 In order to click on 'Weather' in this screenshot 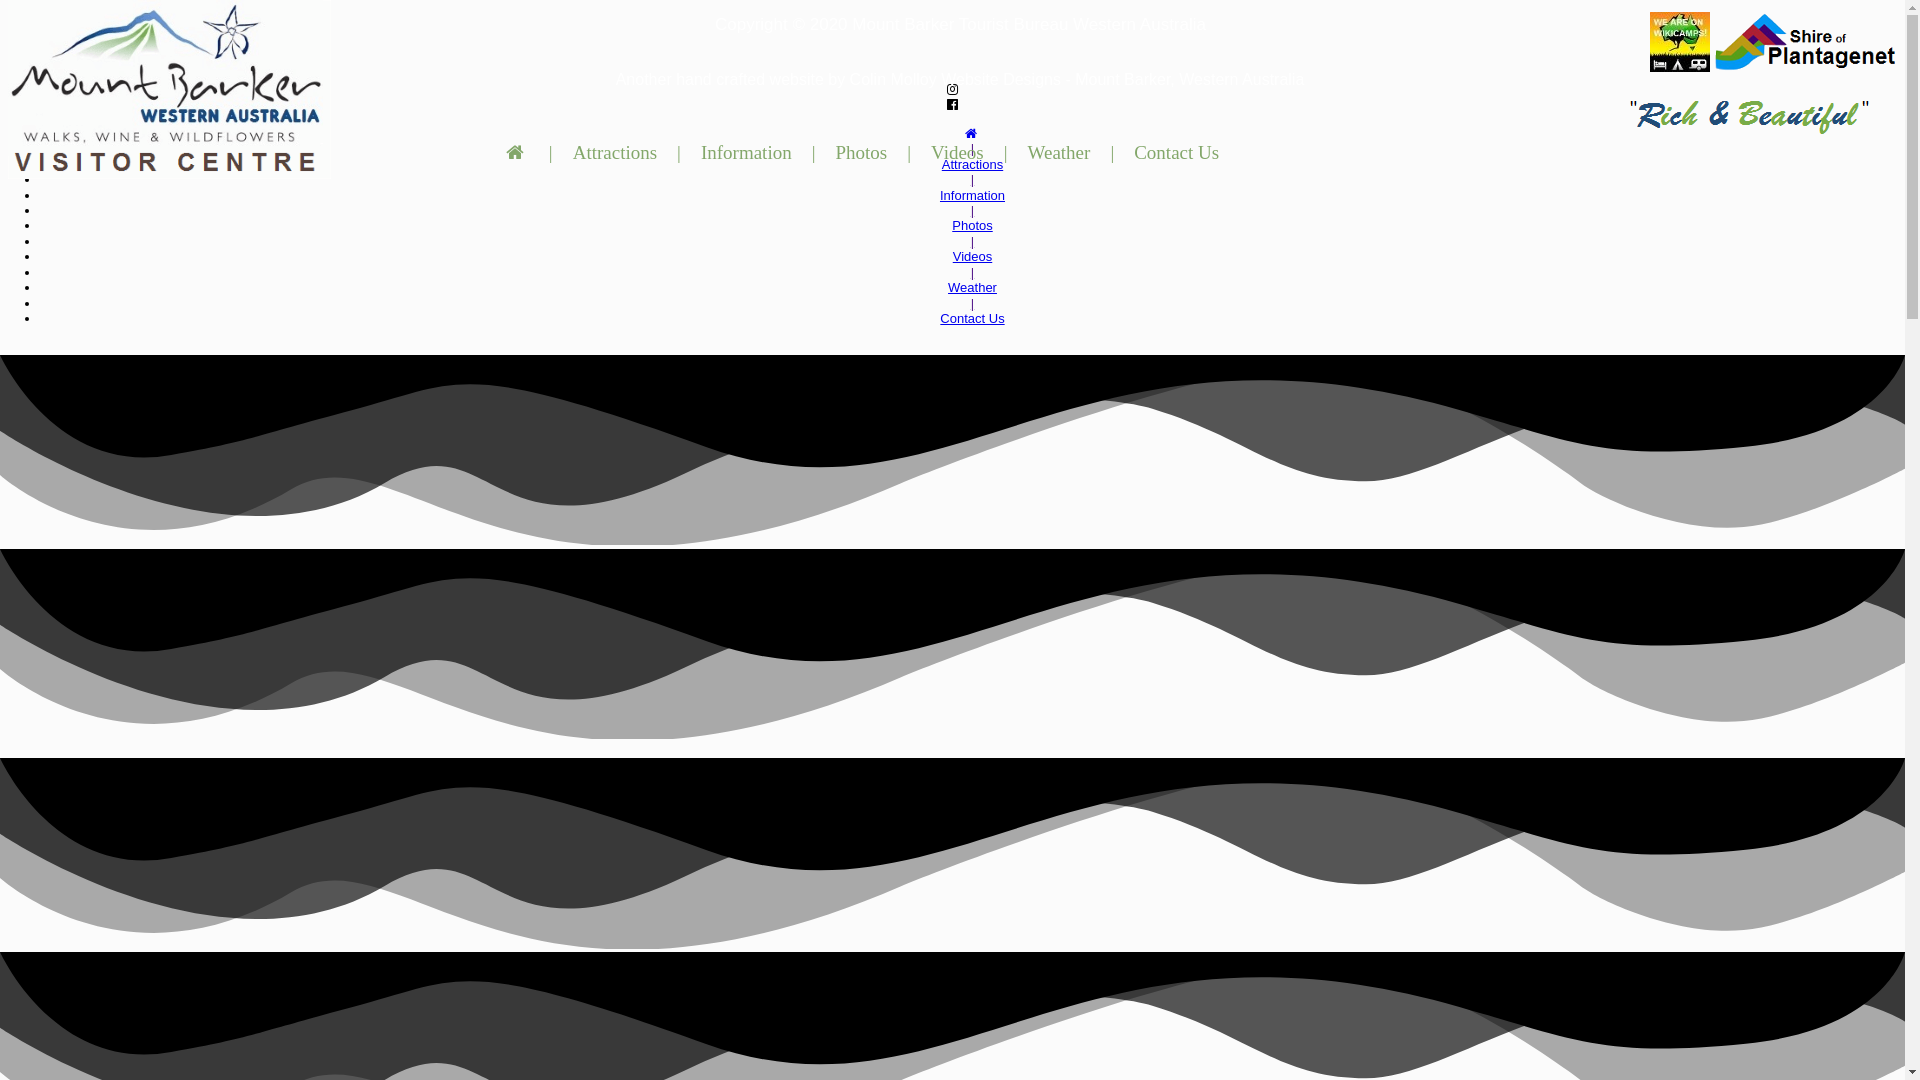, I will do `click(972, 287)`.